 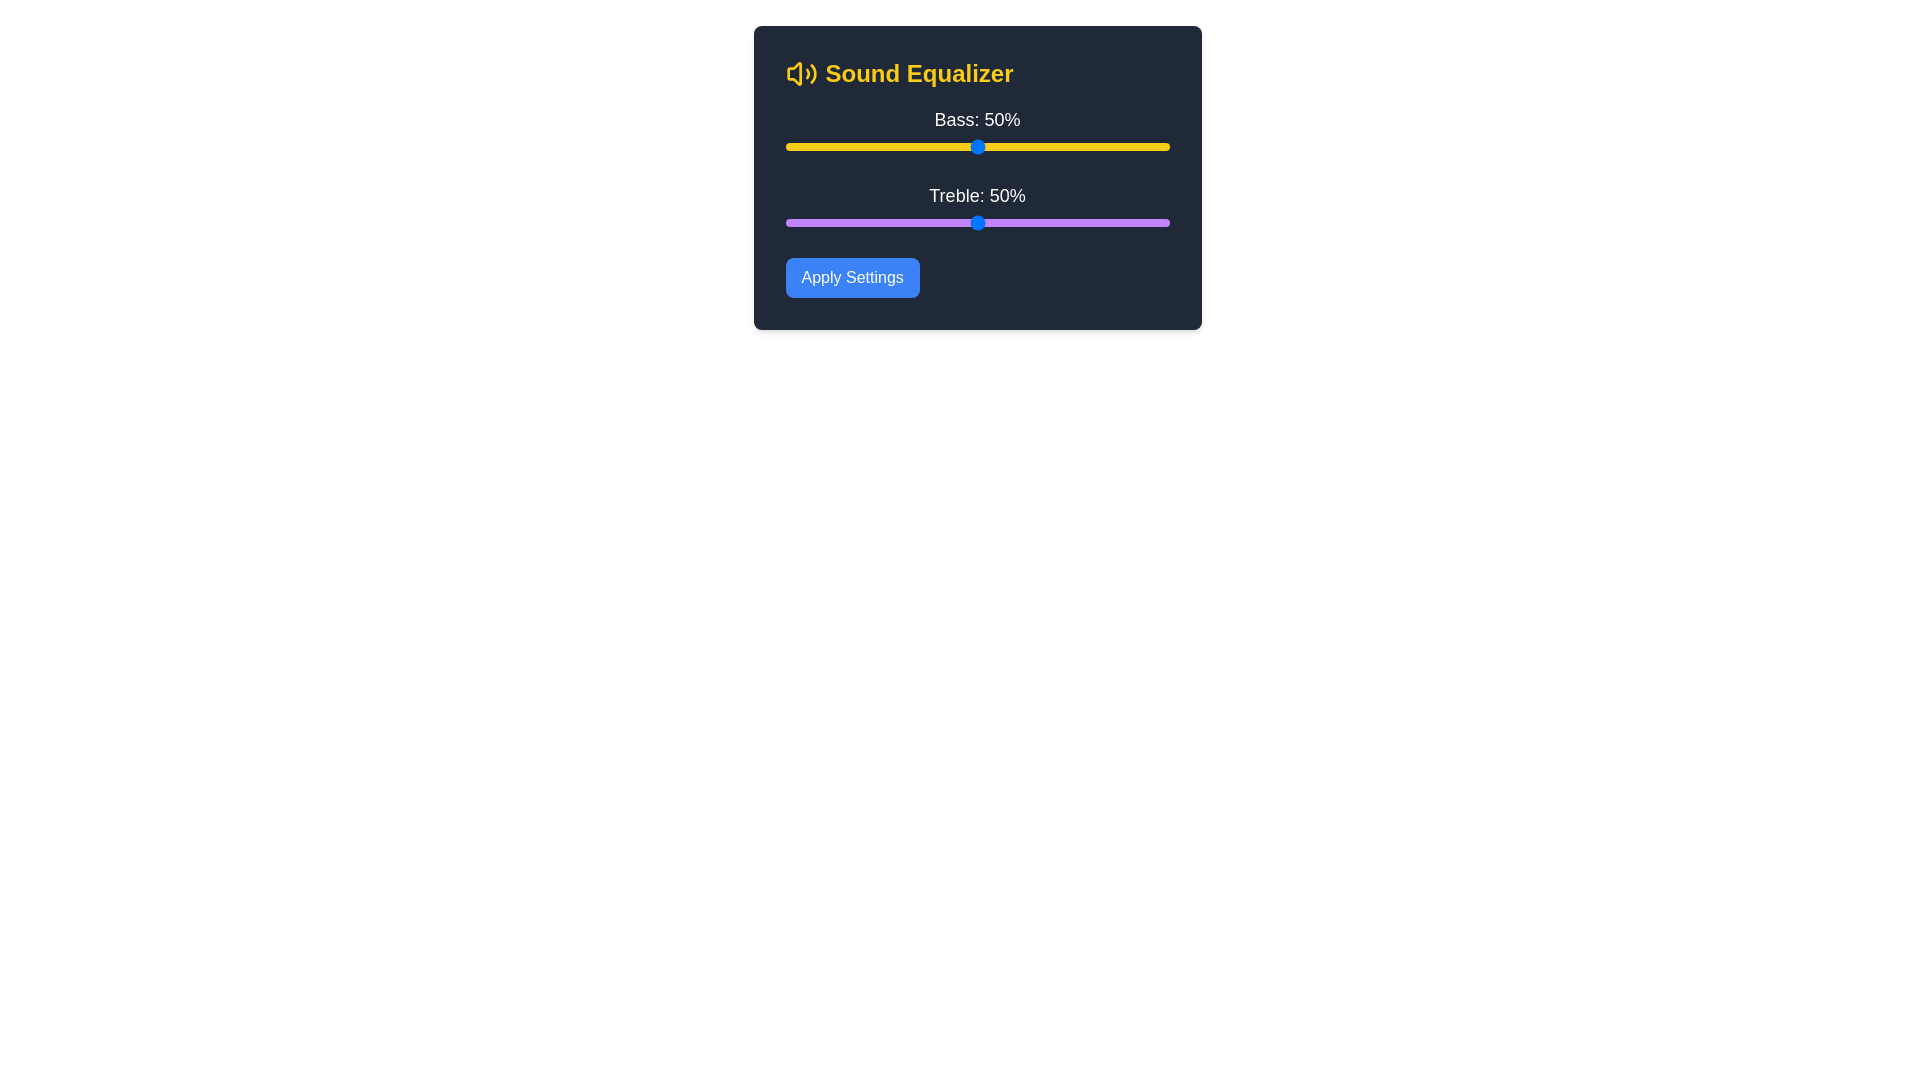 I want to click on 'Apply Settings' button to apply the current sound equalizer settings, so click(x=852, y=277).